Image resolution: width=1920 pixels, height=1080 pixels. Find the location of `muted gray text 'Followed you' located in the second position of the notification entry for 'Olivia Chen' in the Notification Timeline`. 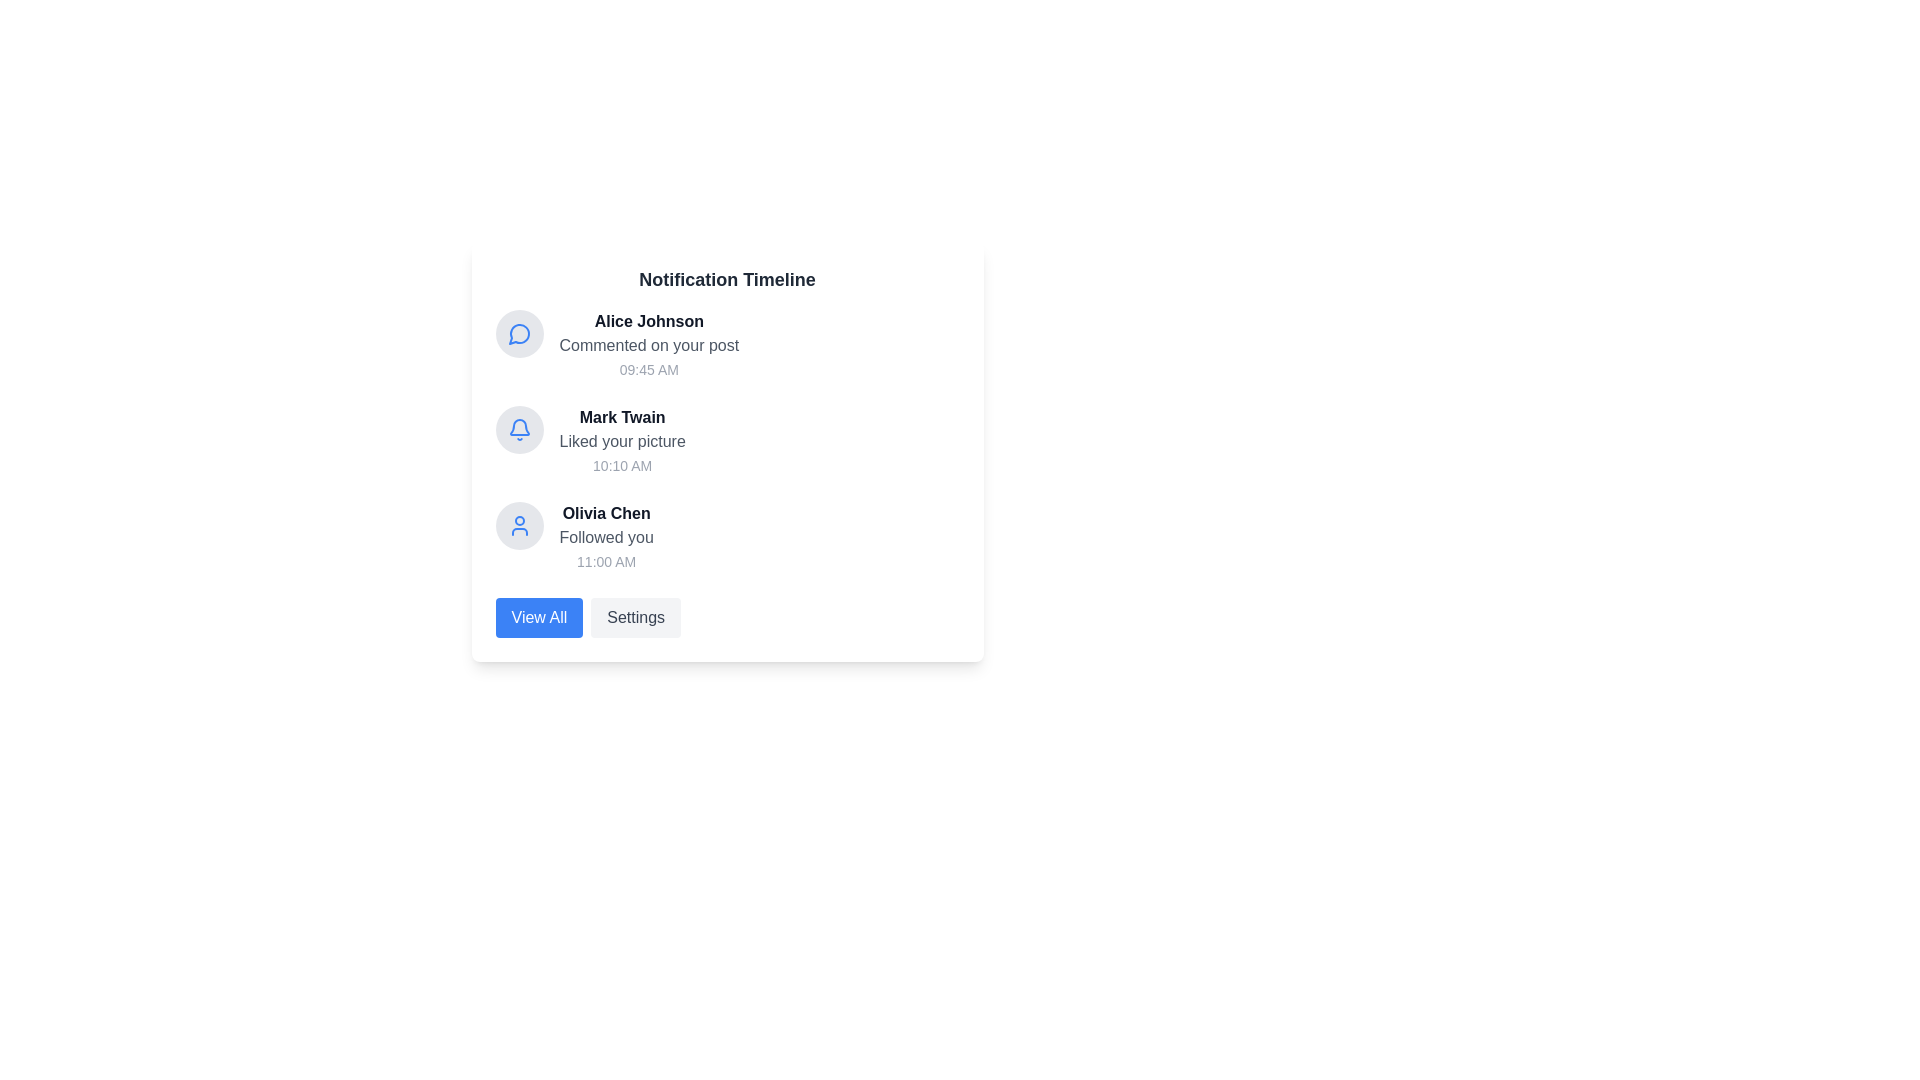

muted gray text 'Followed you' located in the second position of the notification entry for 'Olivia Chen' in the Notification Timeline is located at coordinates (605, 536).